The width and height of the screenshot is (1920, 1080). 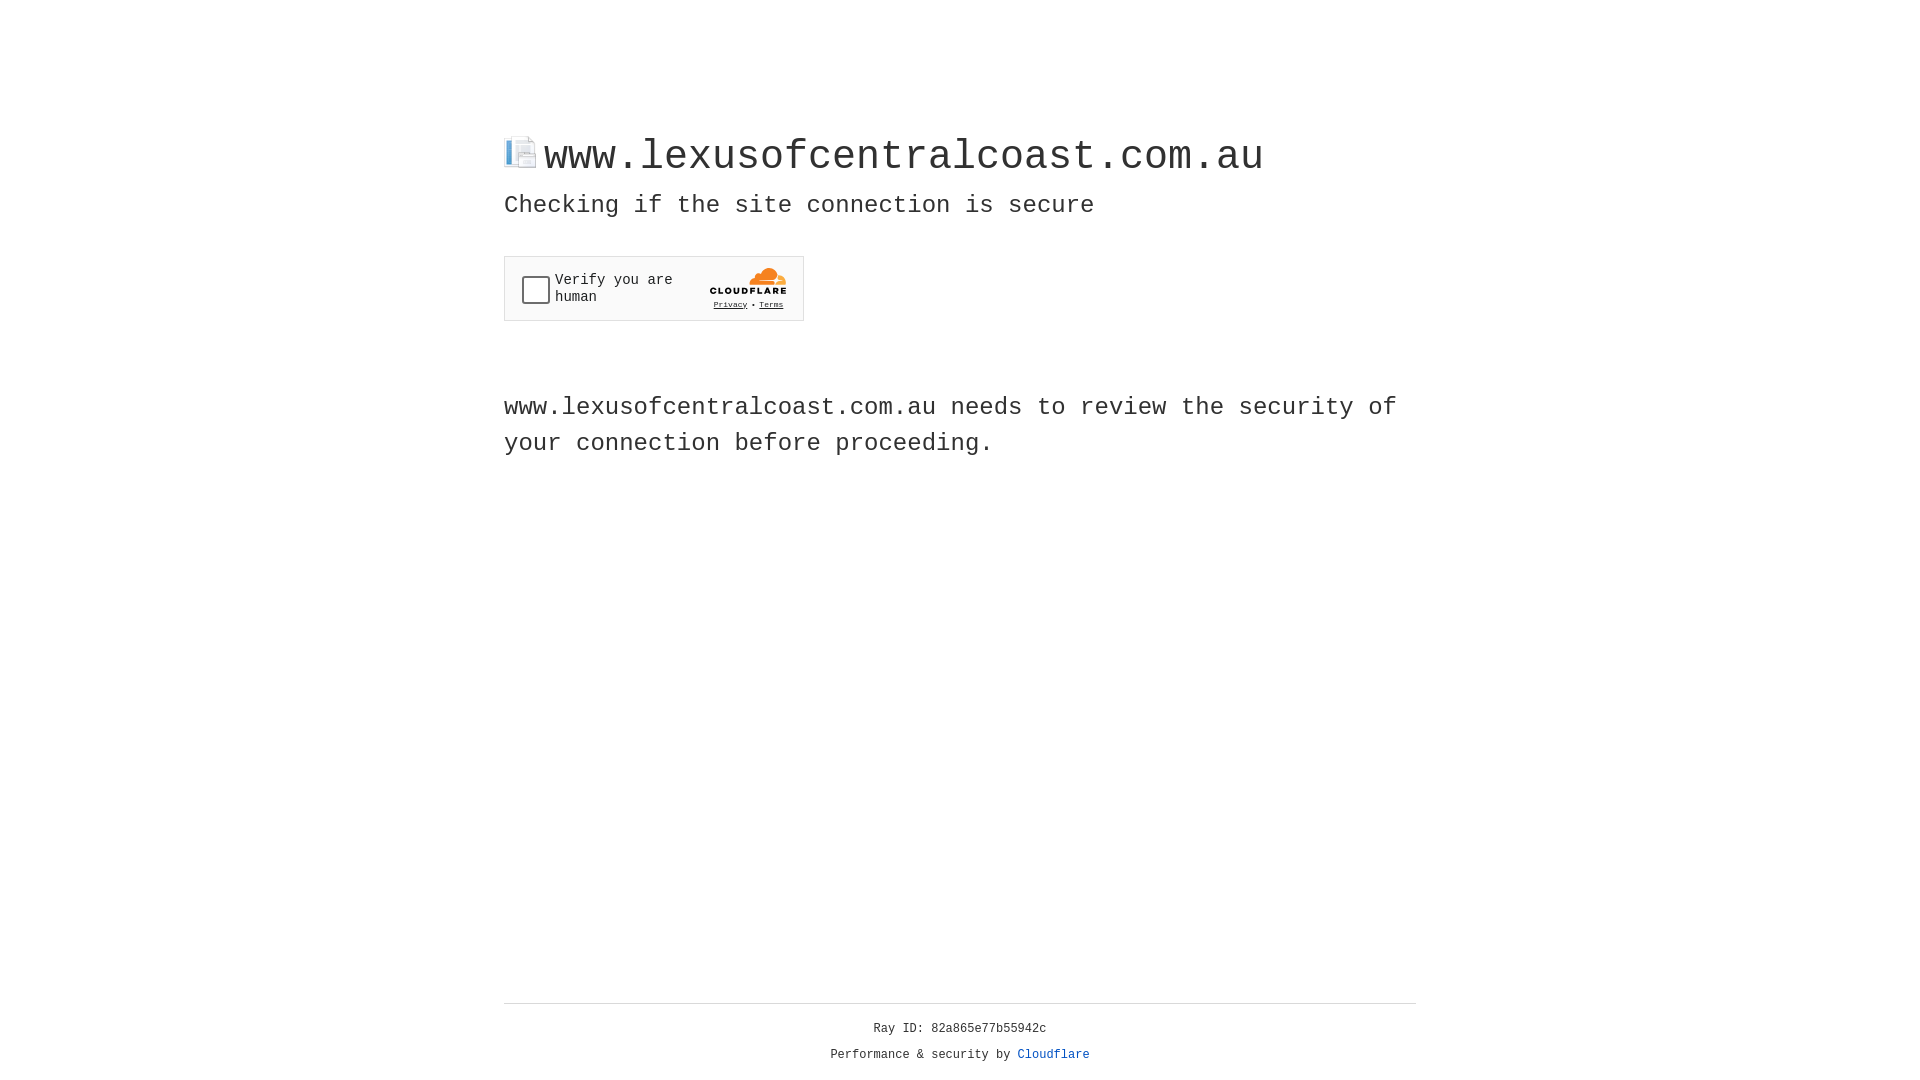 What do you see at coordinates (653, 288) in the screenshot?
I see `'Widget containing a Cloudflare security challenge'` at bounding box center [653, 288].